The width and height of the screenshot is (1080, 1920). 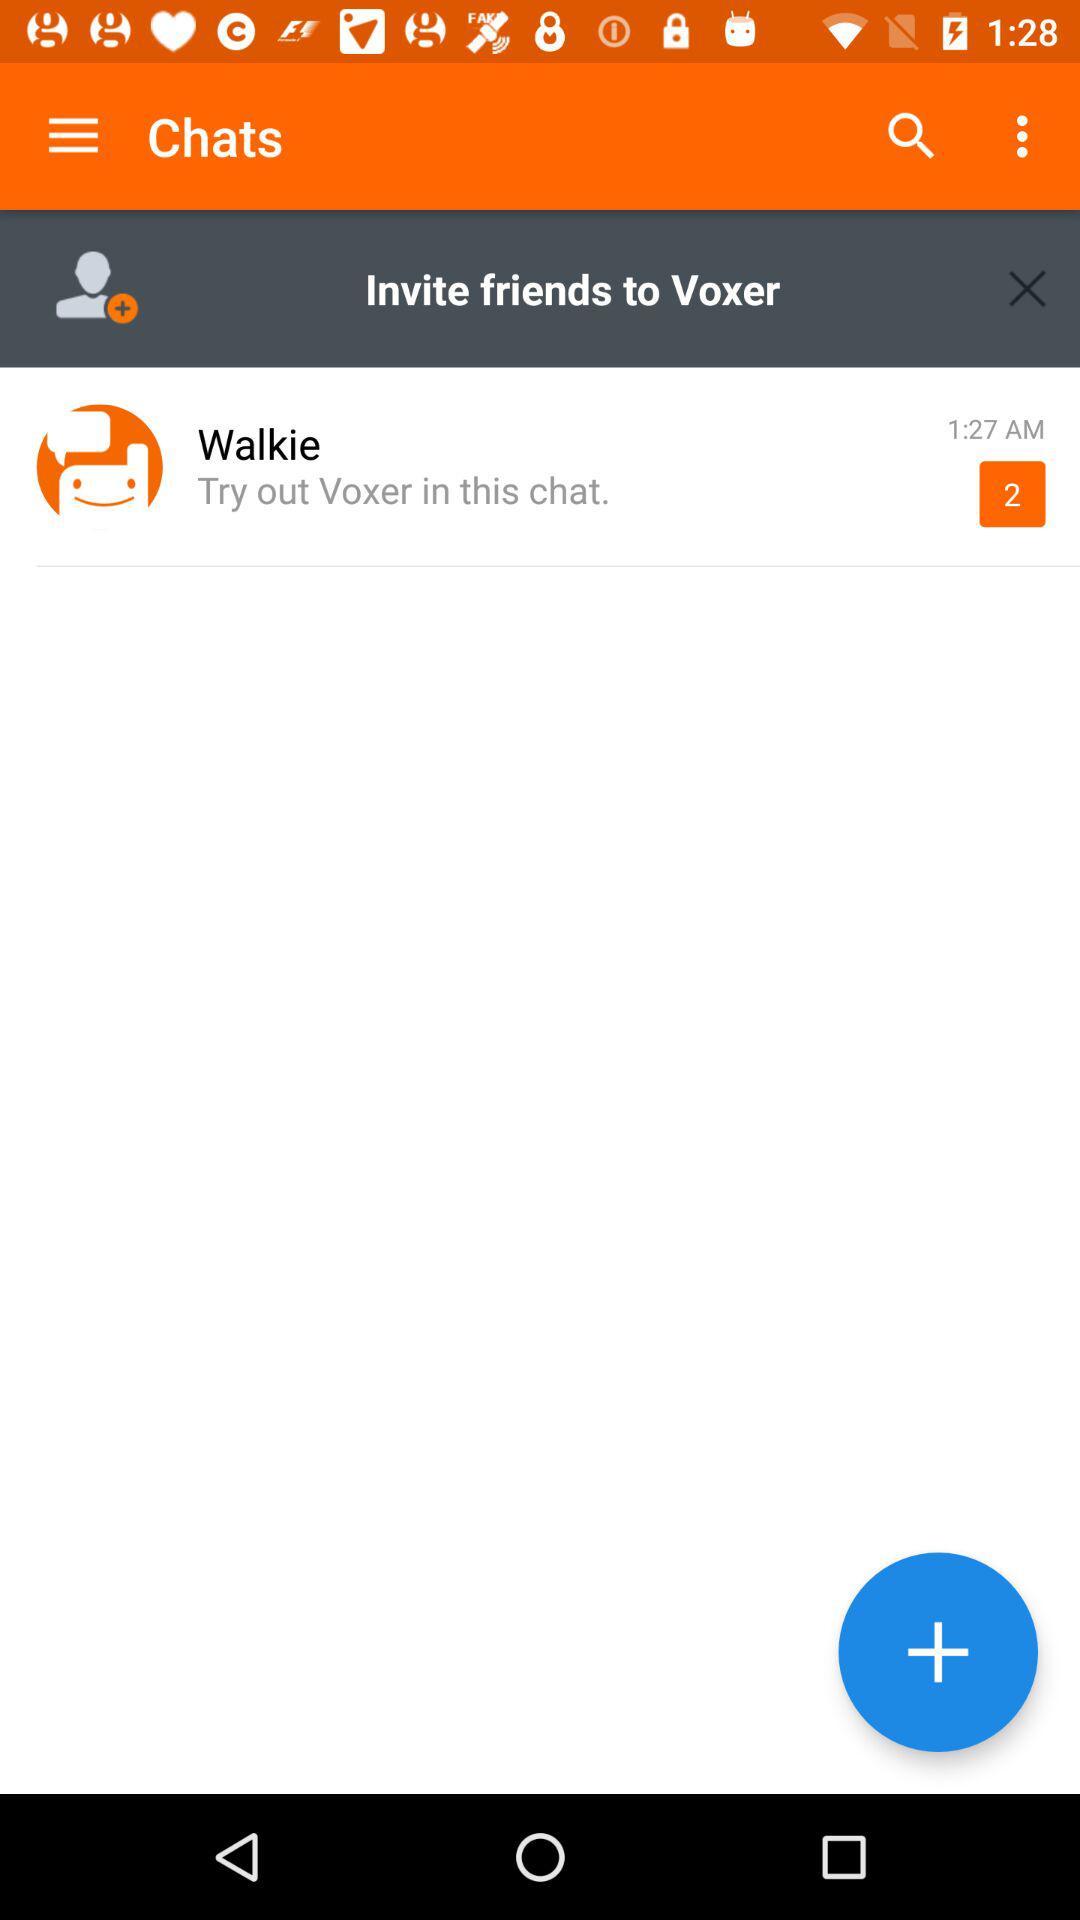 What do you see at coordinates (938, 1652) in the screenshot?
I see `chat` at bounding box center [938, 1652].